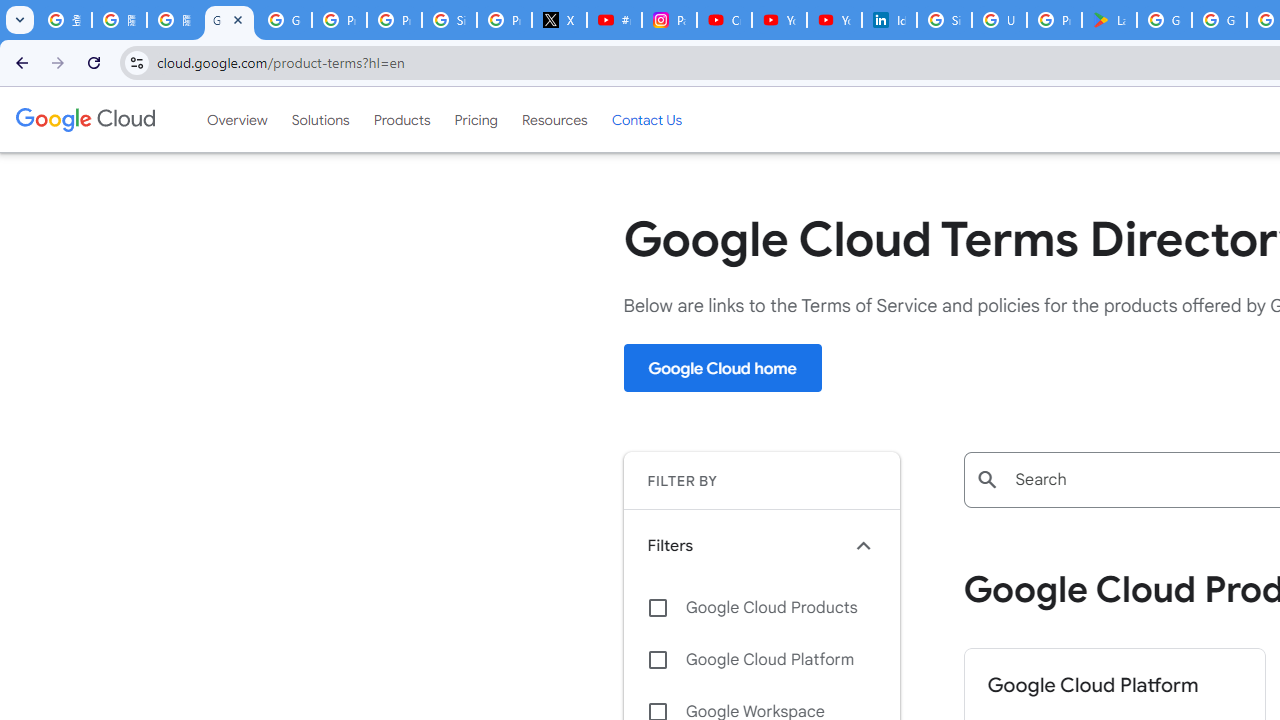  What do you see at coordinates (721, 367) in the screenshot?
I see `'Google Cloud home'` at bounding box center [721, 367].